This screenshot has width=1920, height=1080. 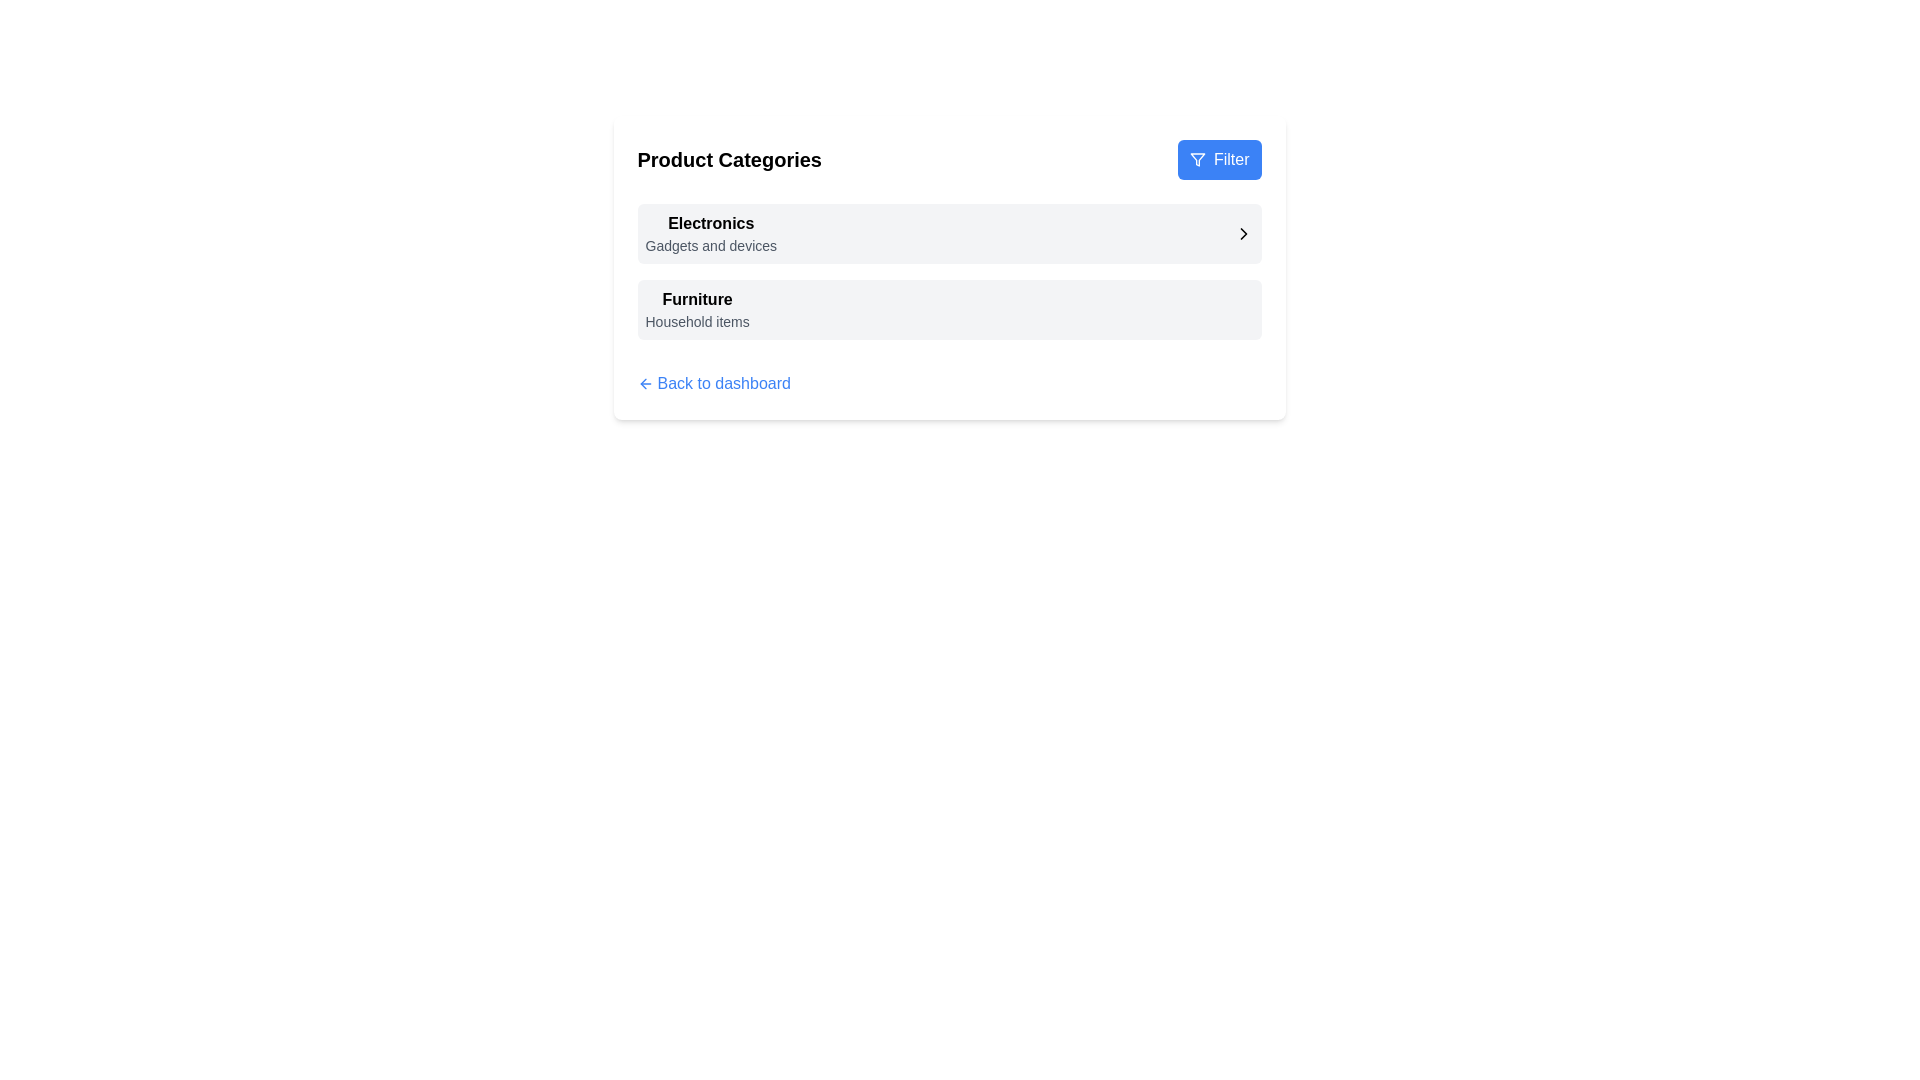 I want to click on the 'Filter' button located at the top-right corner of the 'Product Categories' section, so click(x=1218, y=158).